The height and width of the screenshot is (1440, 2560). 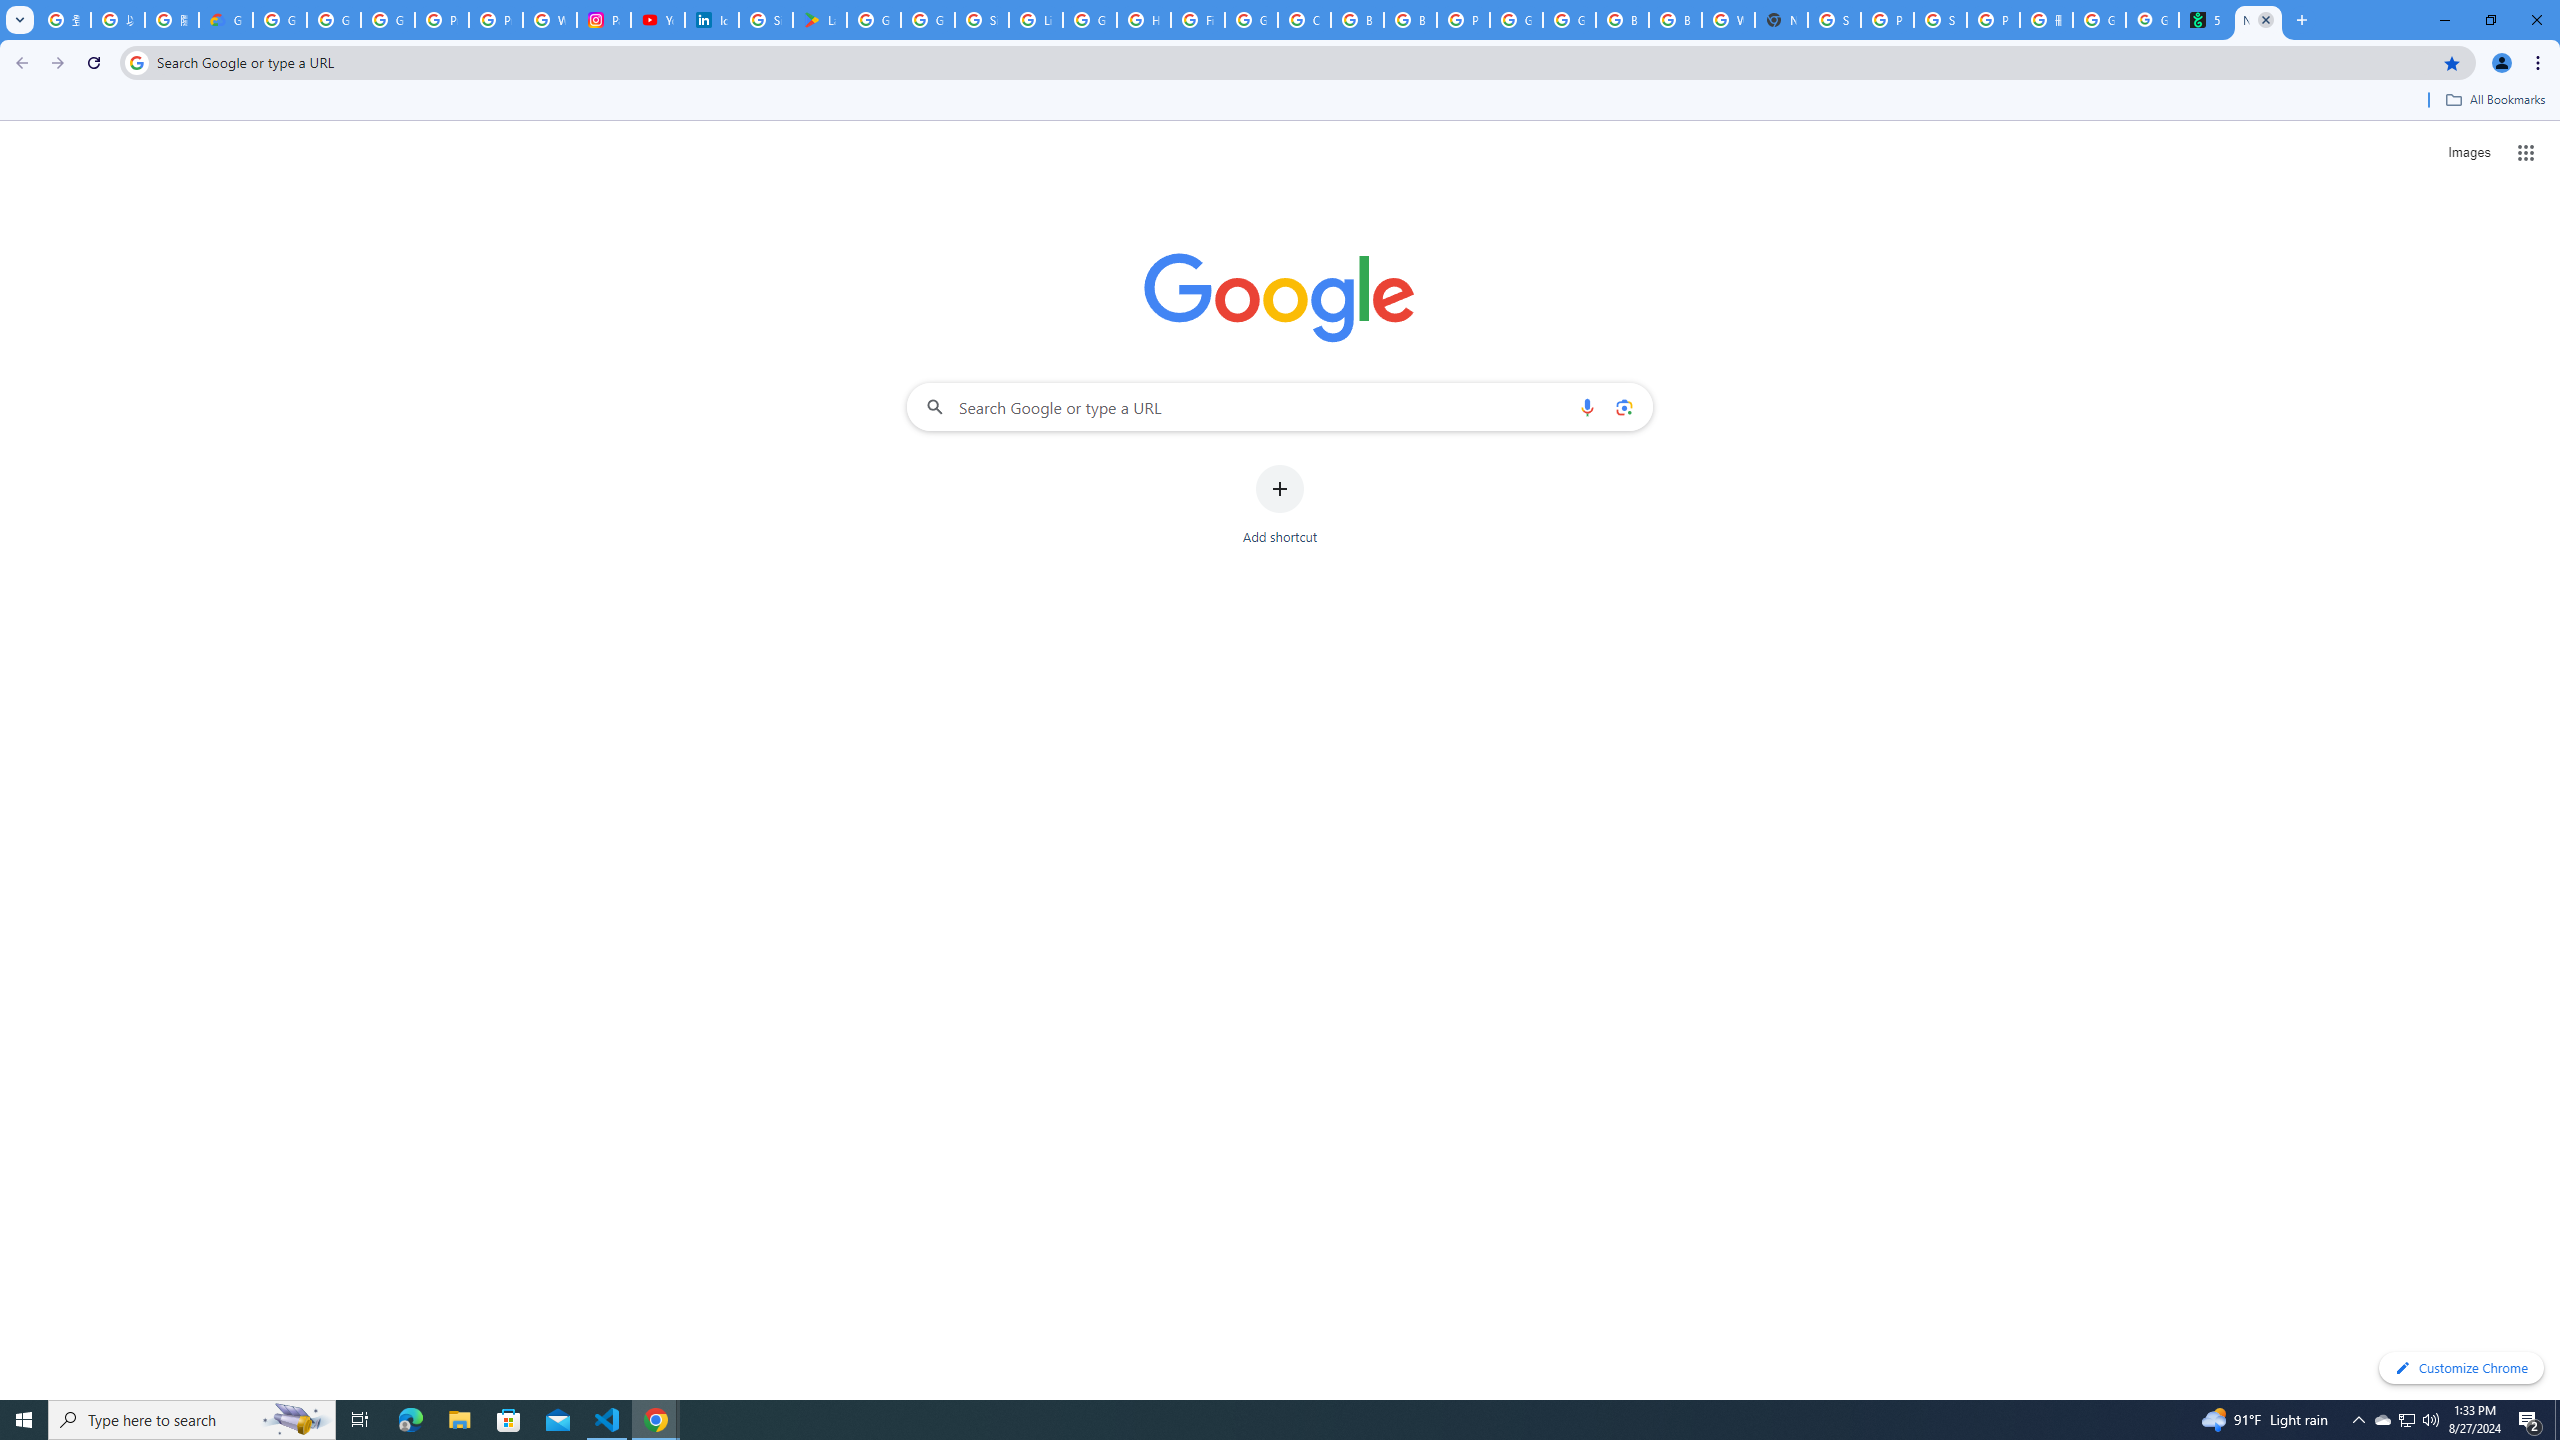 I want to click on 'Search for Images ', so click(x=2469, y=153).